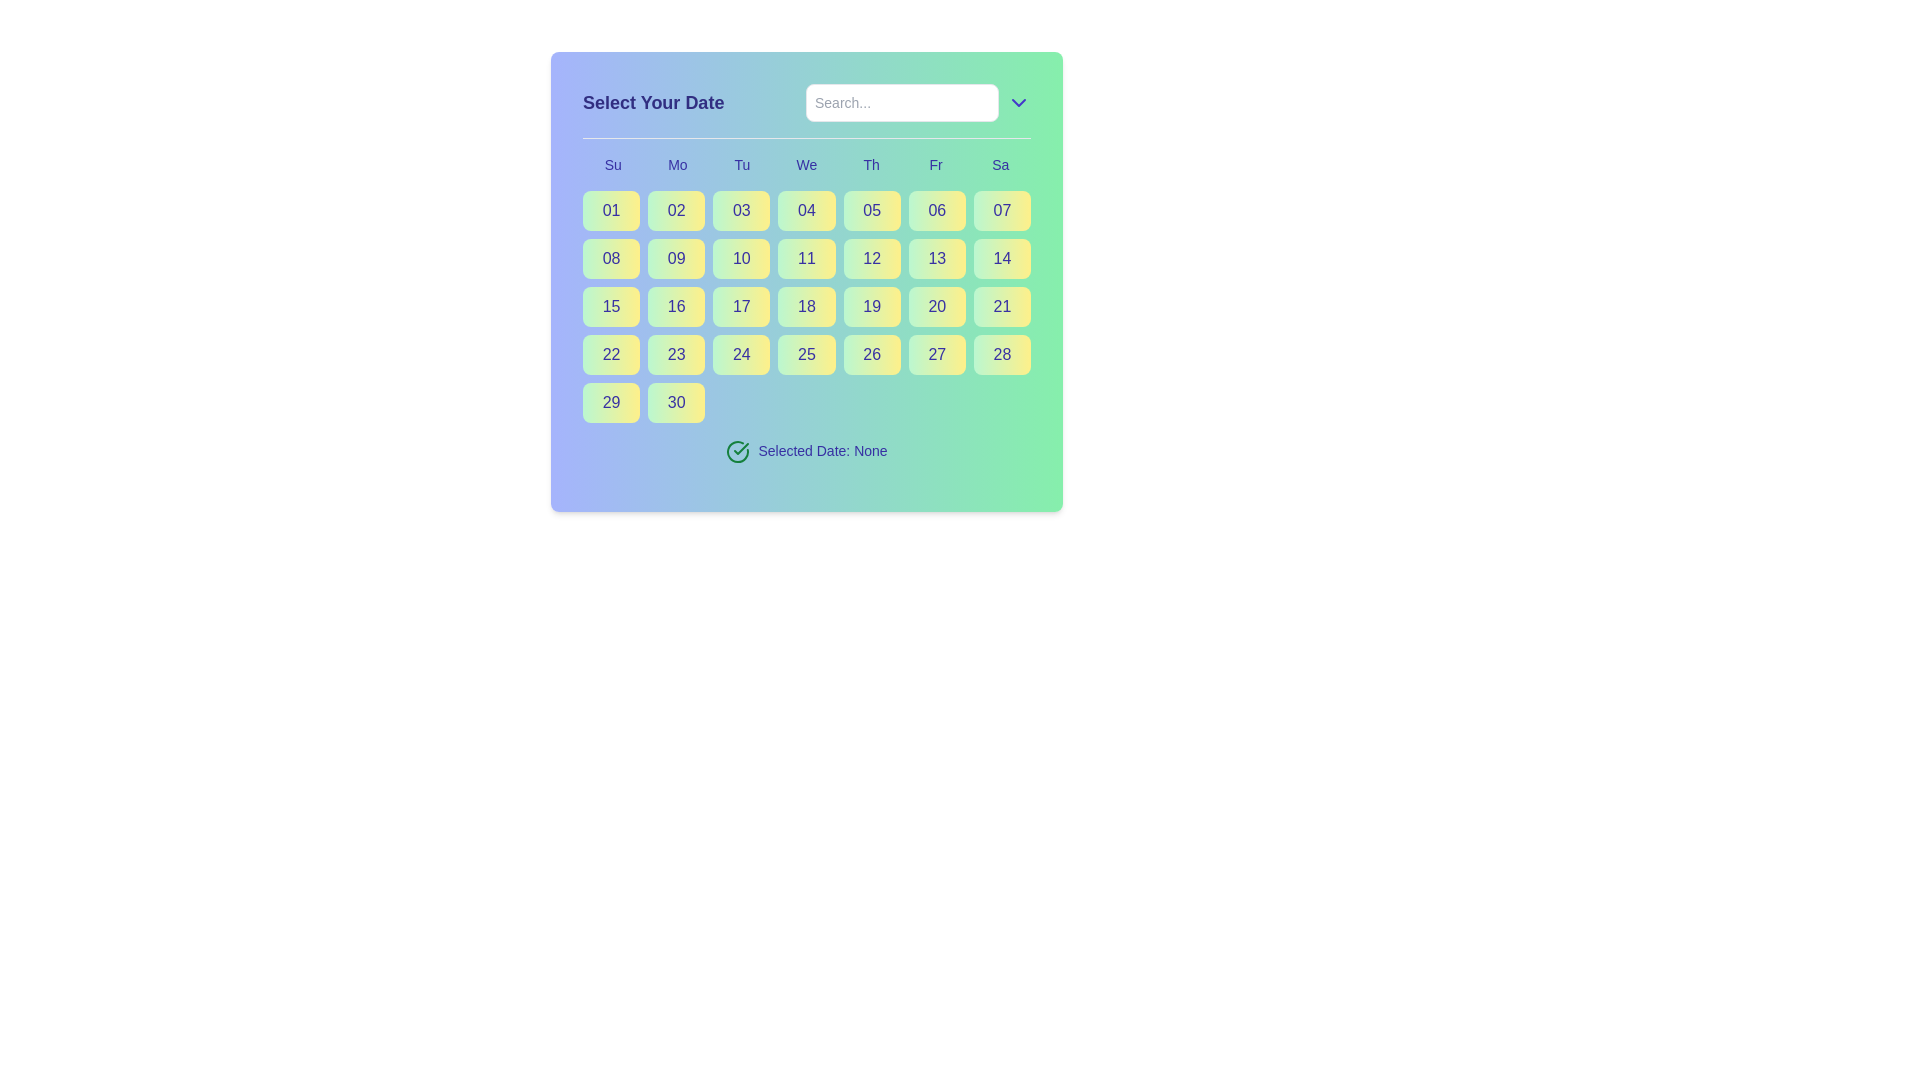  Describe the element at coordinates (806, 164) in the screenshot. I see `the 'We' text element that serves as a label for Wednesday, positioned centrally between 'Tu' and 'Th' in the row of day abbreviations above the calendar grid` at that location.